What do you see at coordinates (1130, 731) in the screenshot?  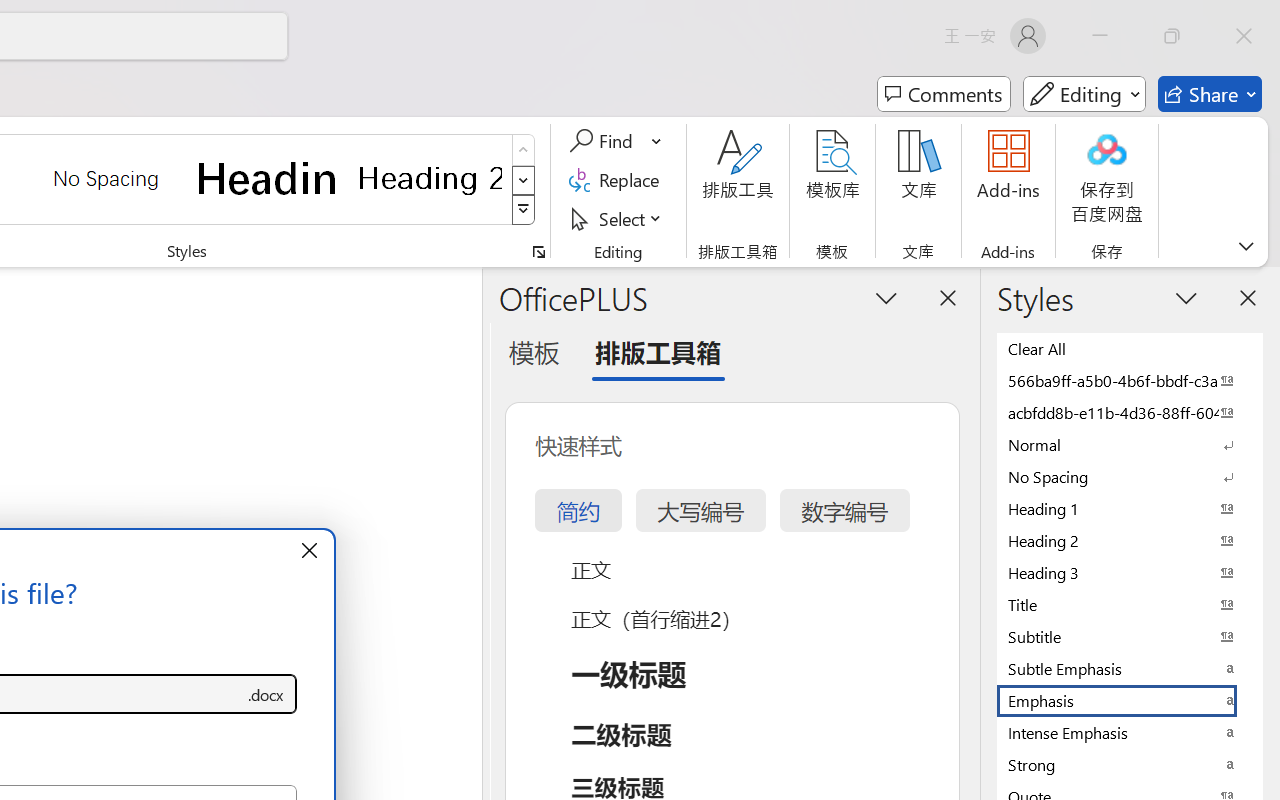 I see `'Intense Emphasis'` at bounding box center [1130, 731].